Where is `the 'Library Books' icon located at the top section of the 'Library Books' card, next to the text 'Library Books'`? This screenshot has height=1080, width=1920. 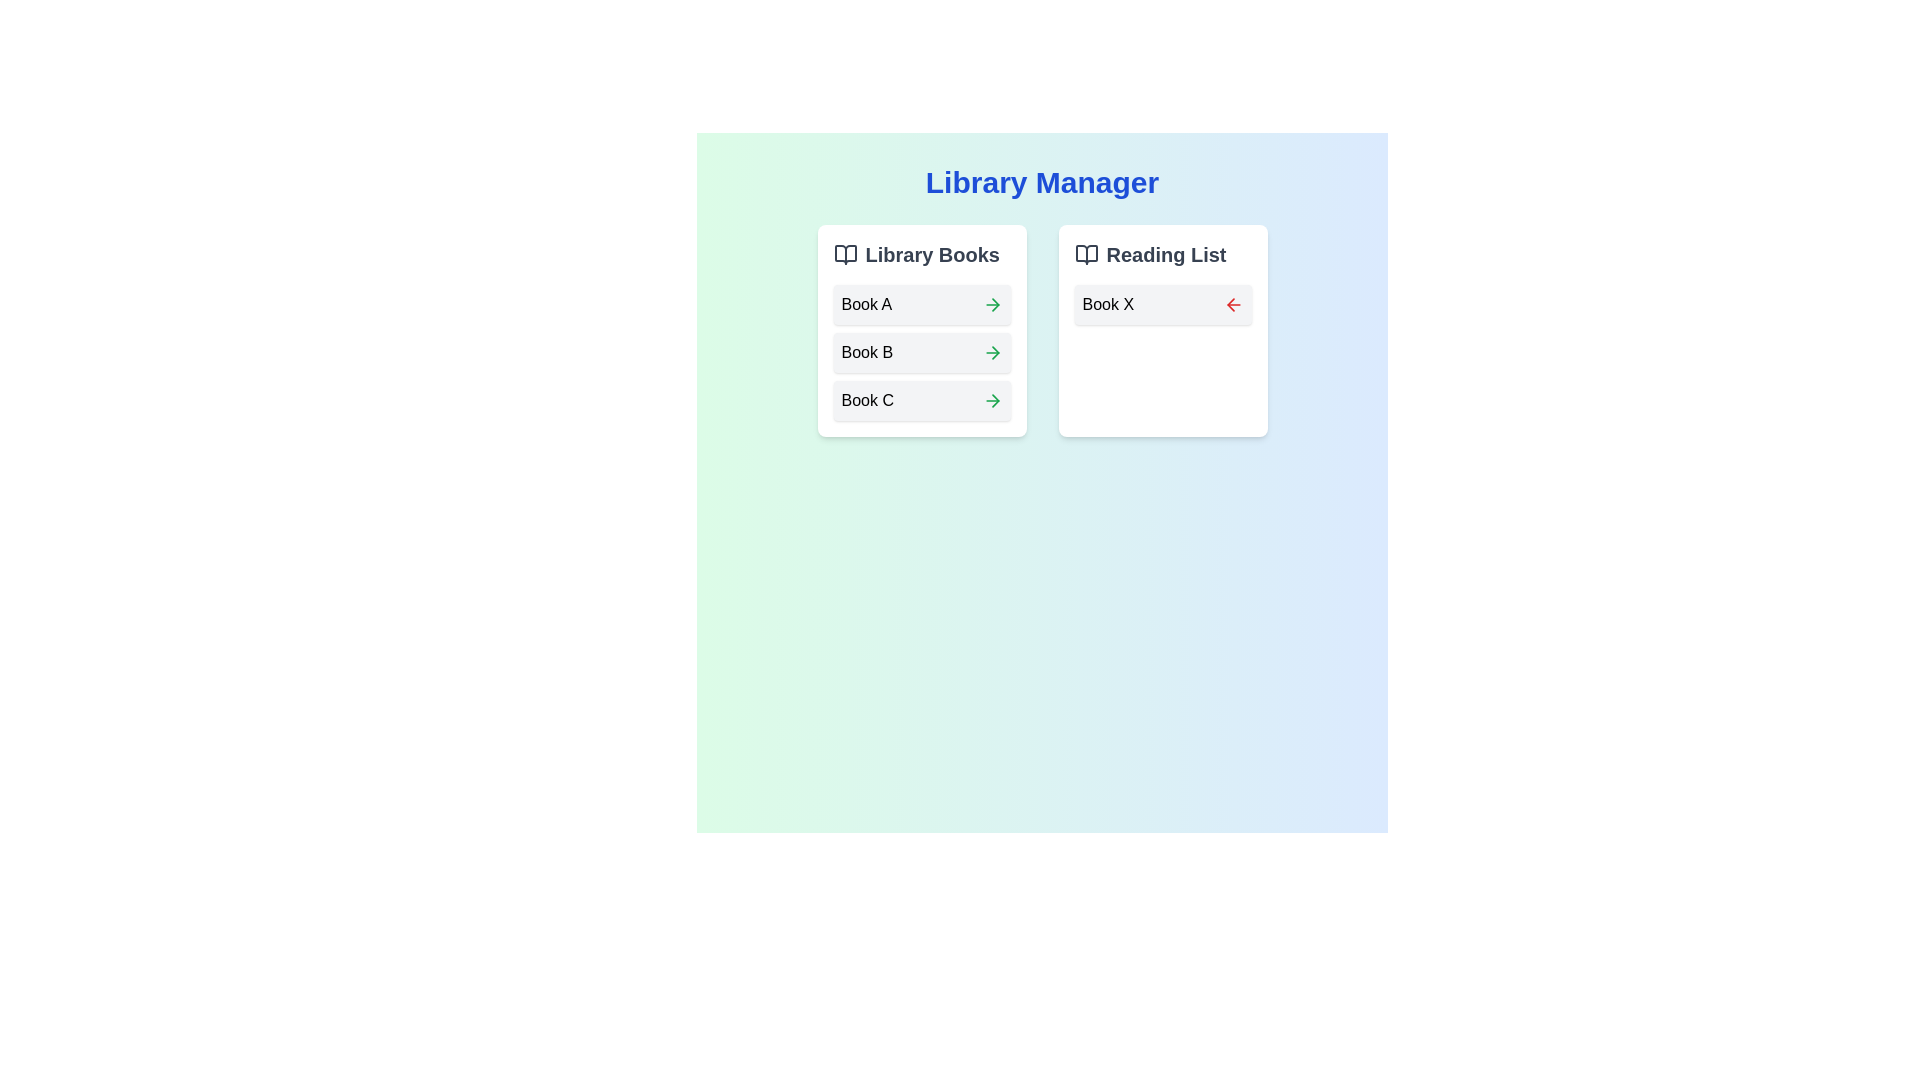 the 'Library Books' icon located at the top section of the 'Library Books' card, next to the text 'Library Books' is located at coordinates (845, 253).